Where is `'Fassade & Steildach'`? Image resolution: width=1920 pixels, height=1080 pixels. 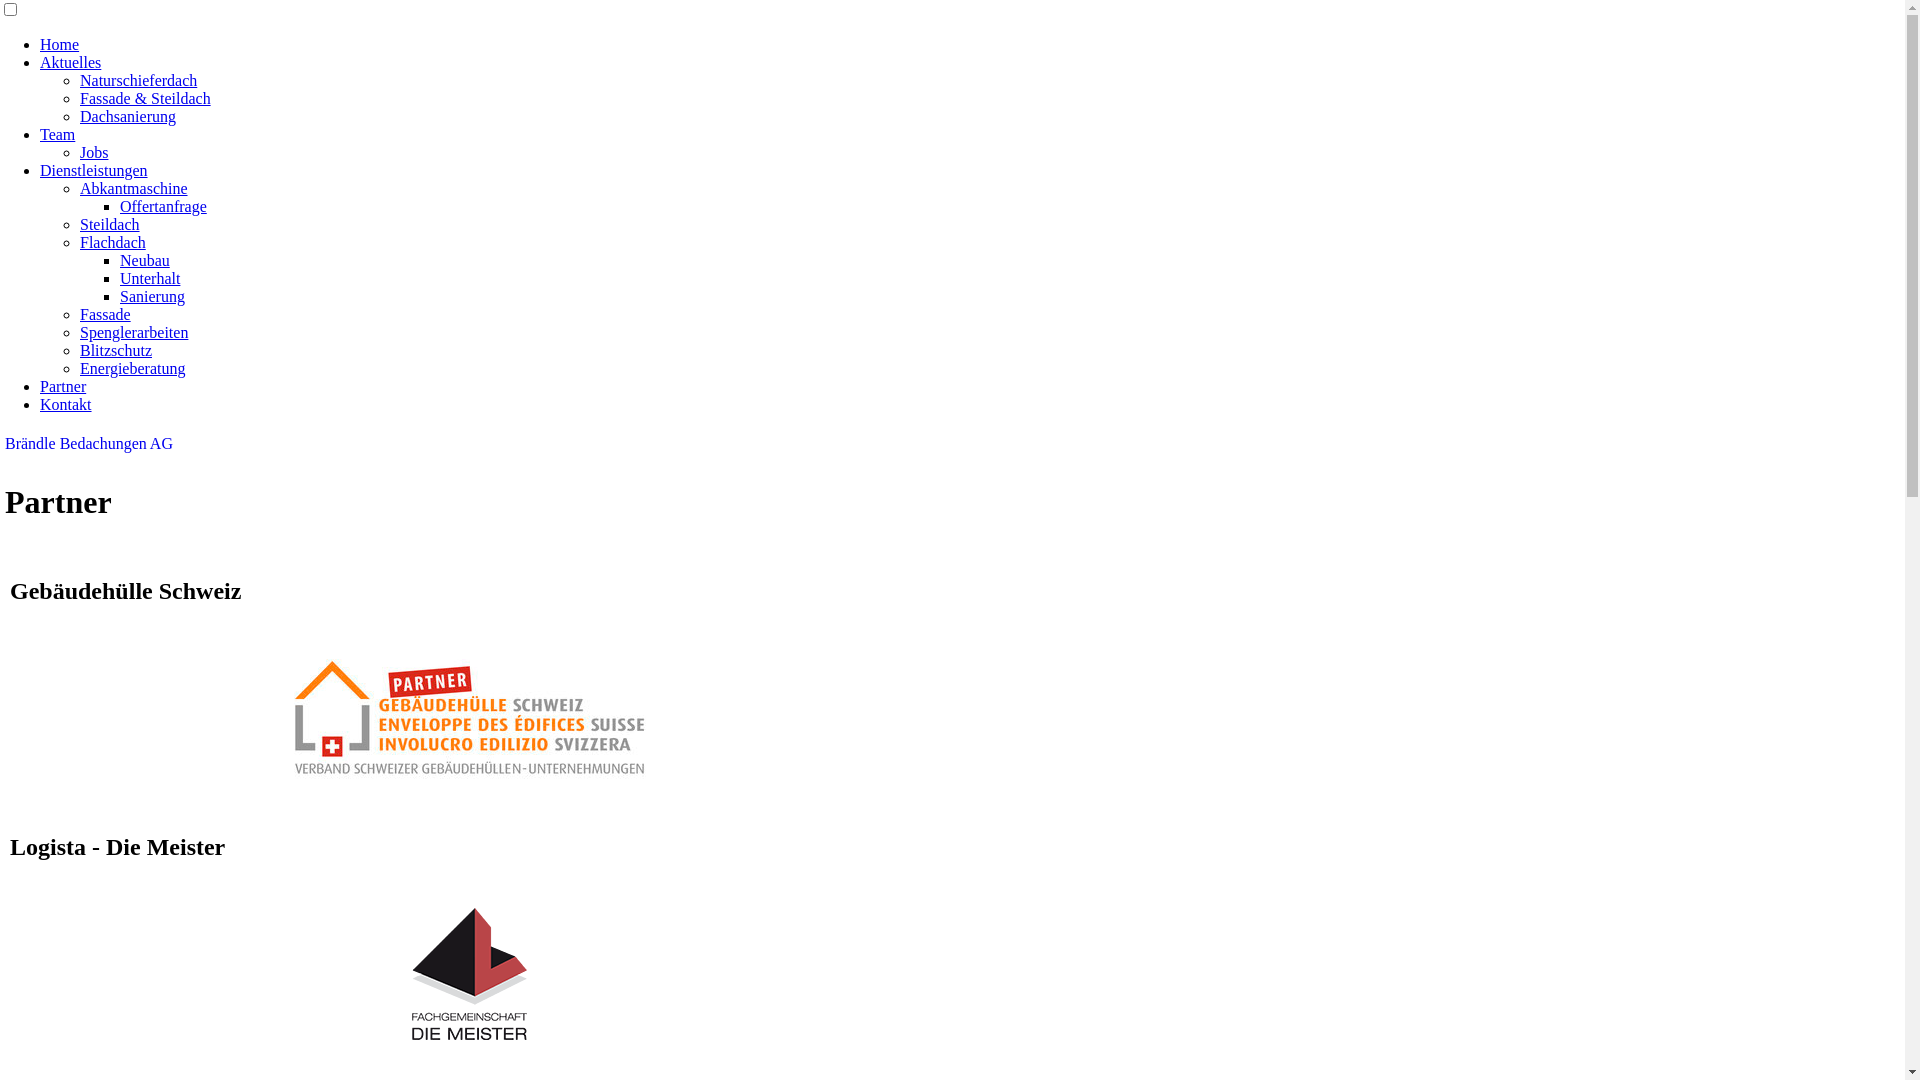
'Fassade & Steildach' is located at coordinates (144, 98).